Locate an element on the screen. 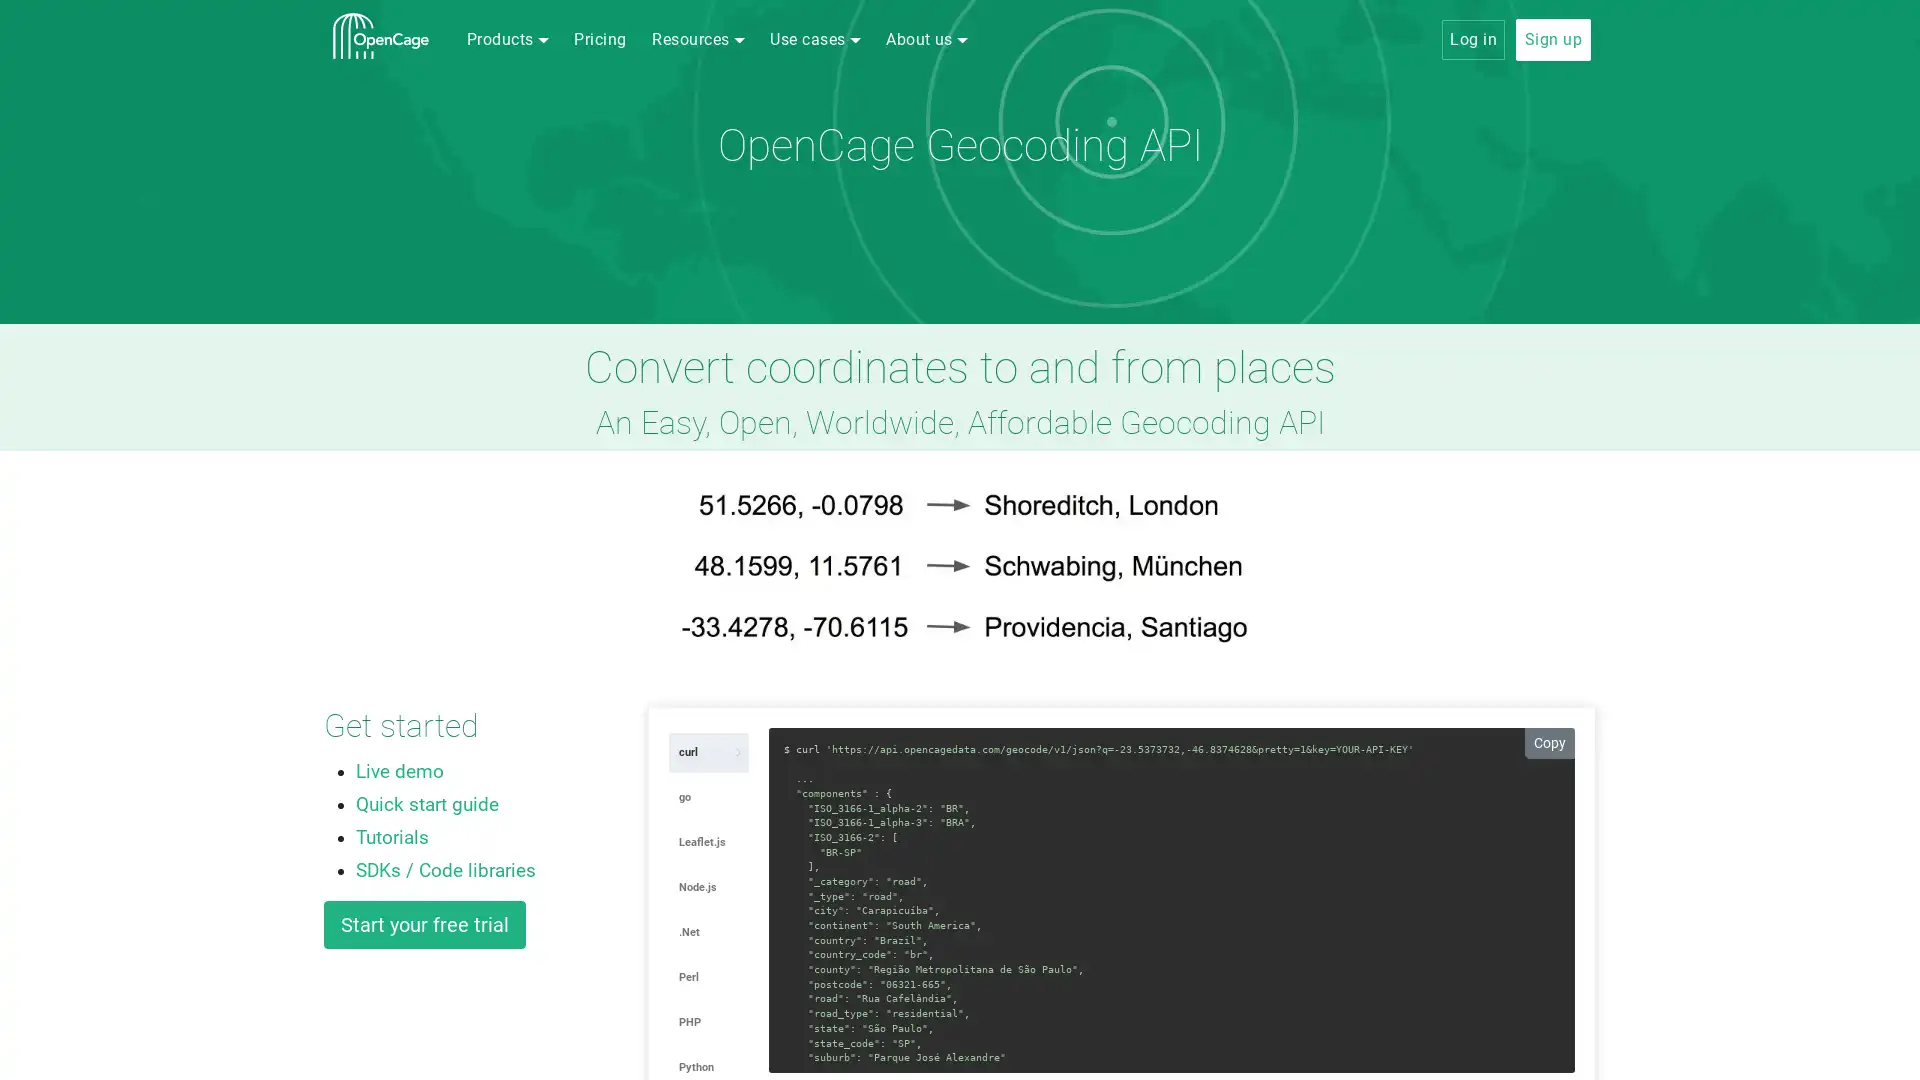 Image resolution: width=1920 pixels, height=1080 pixels. Resources is located at coordinates (697, 39).